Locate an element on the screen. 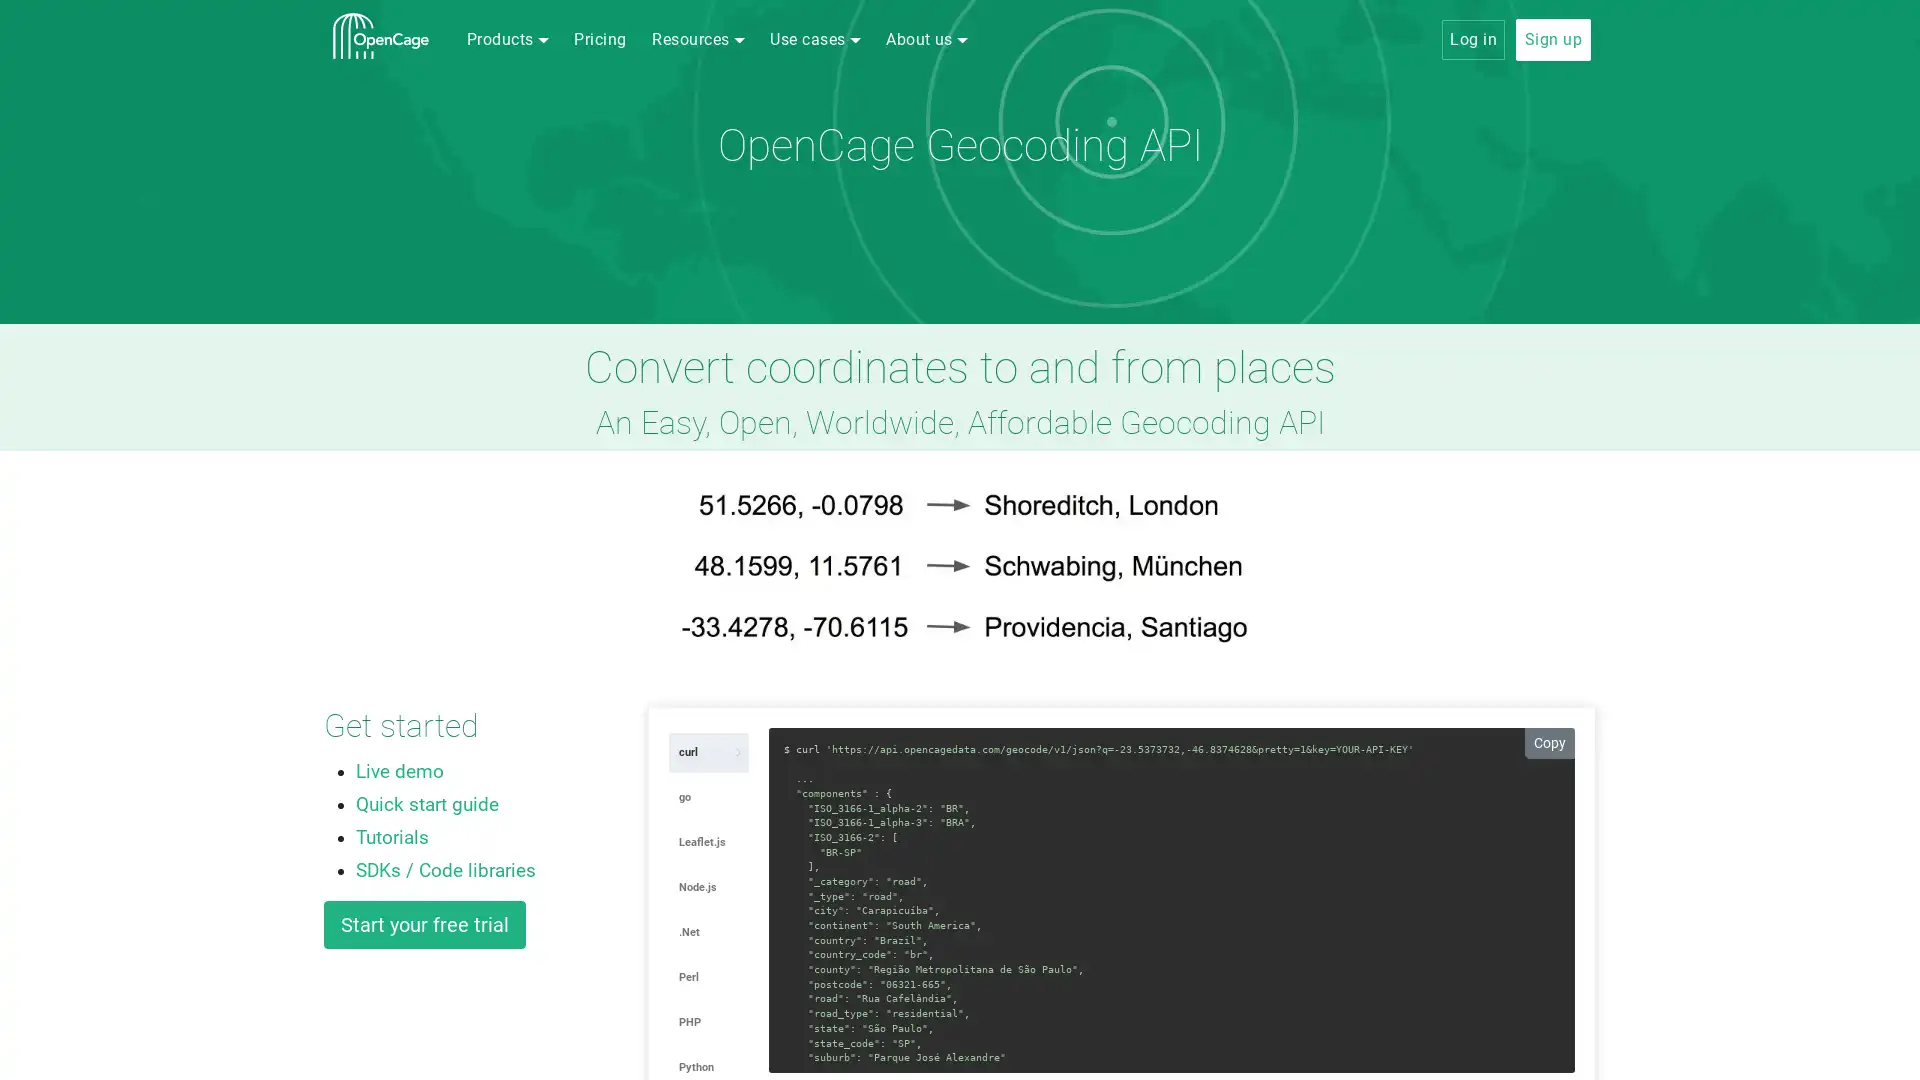 Image resolution: width=1920 pixels, height=1080 pixels. Resources is located at coordinates (697, 39).